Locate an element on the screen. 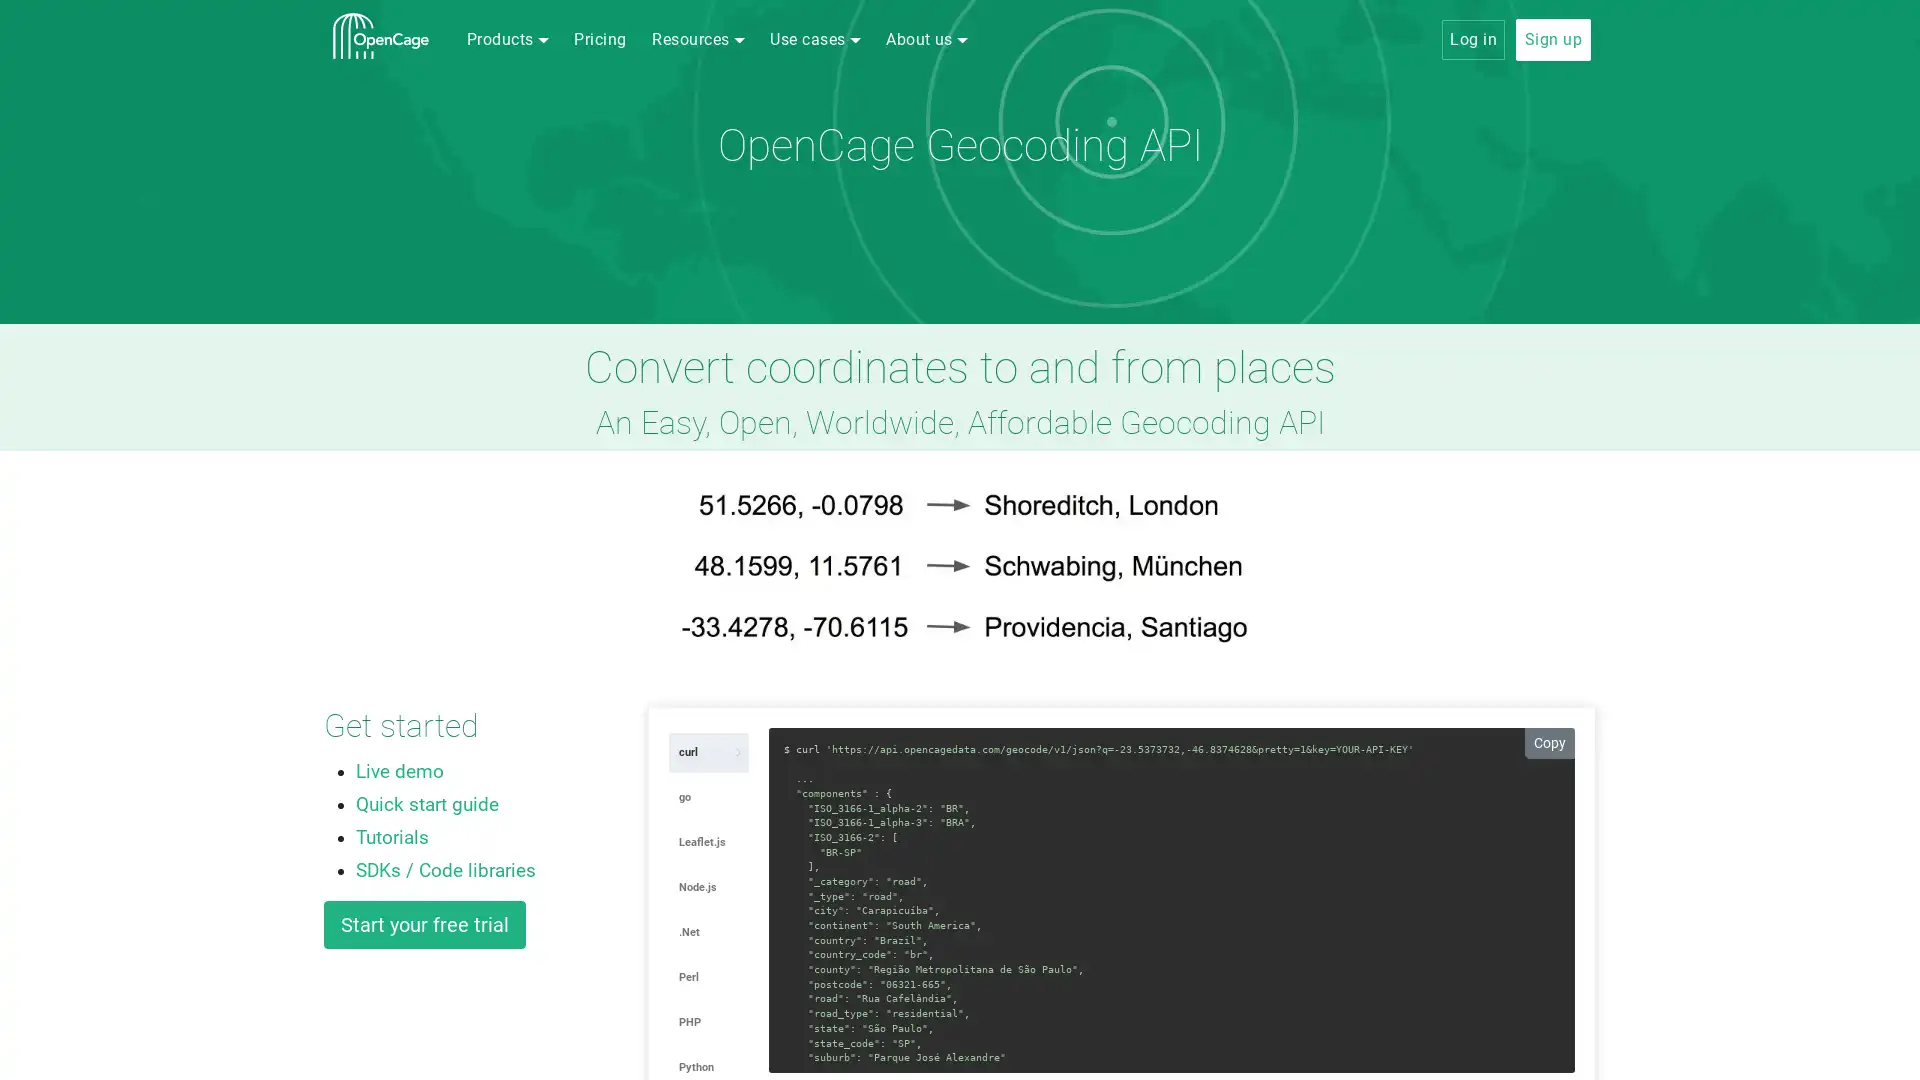 Image resolution: width=1920 pixels, height=1080 pixels. Resources is located at coordinates (697, 39).